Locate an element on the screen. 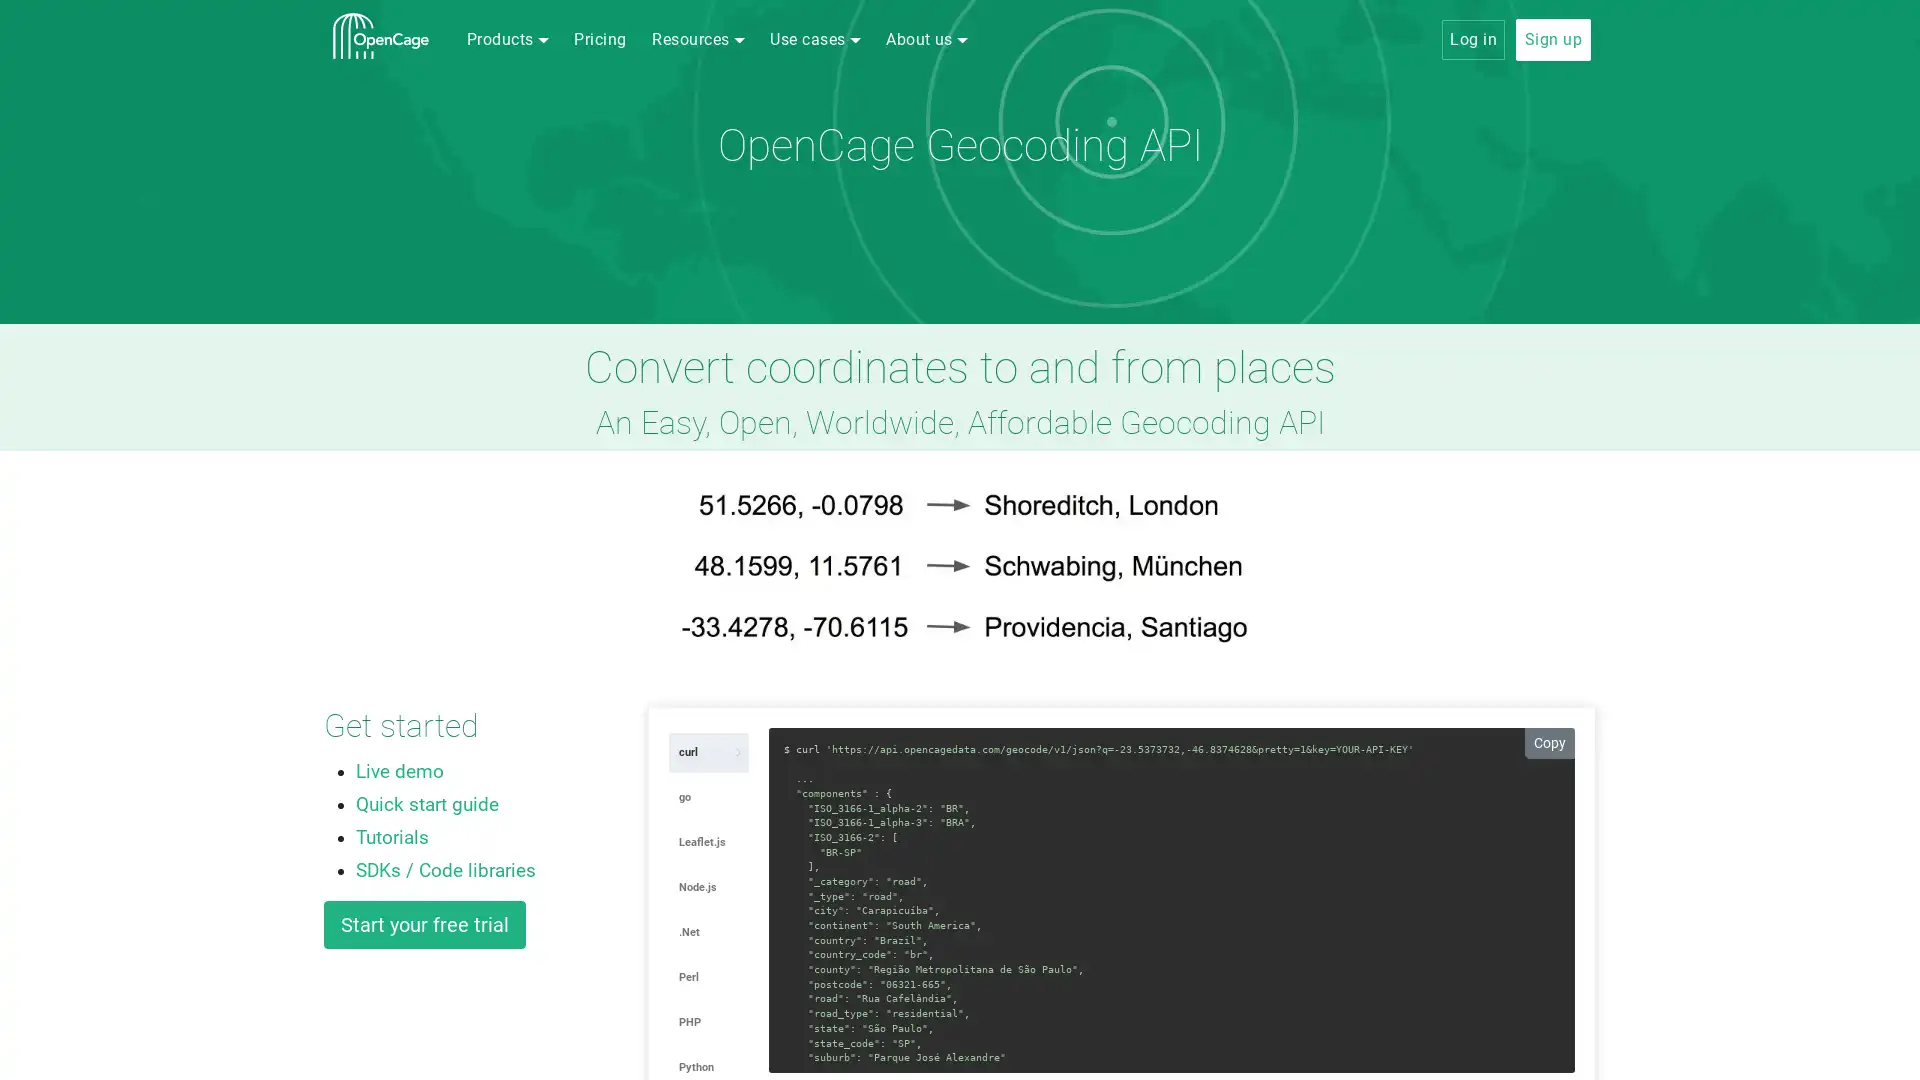 Image resolution: width=1920 pixels, height=1080 pixels. Resources is located at coordinates (697, 39).